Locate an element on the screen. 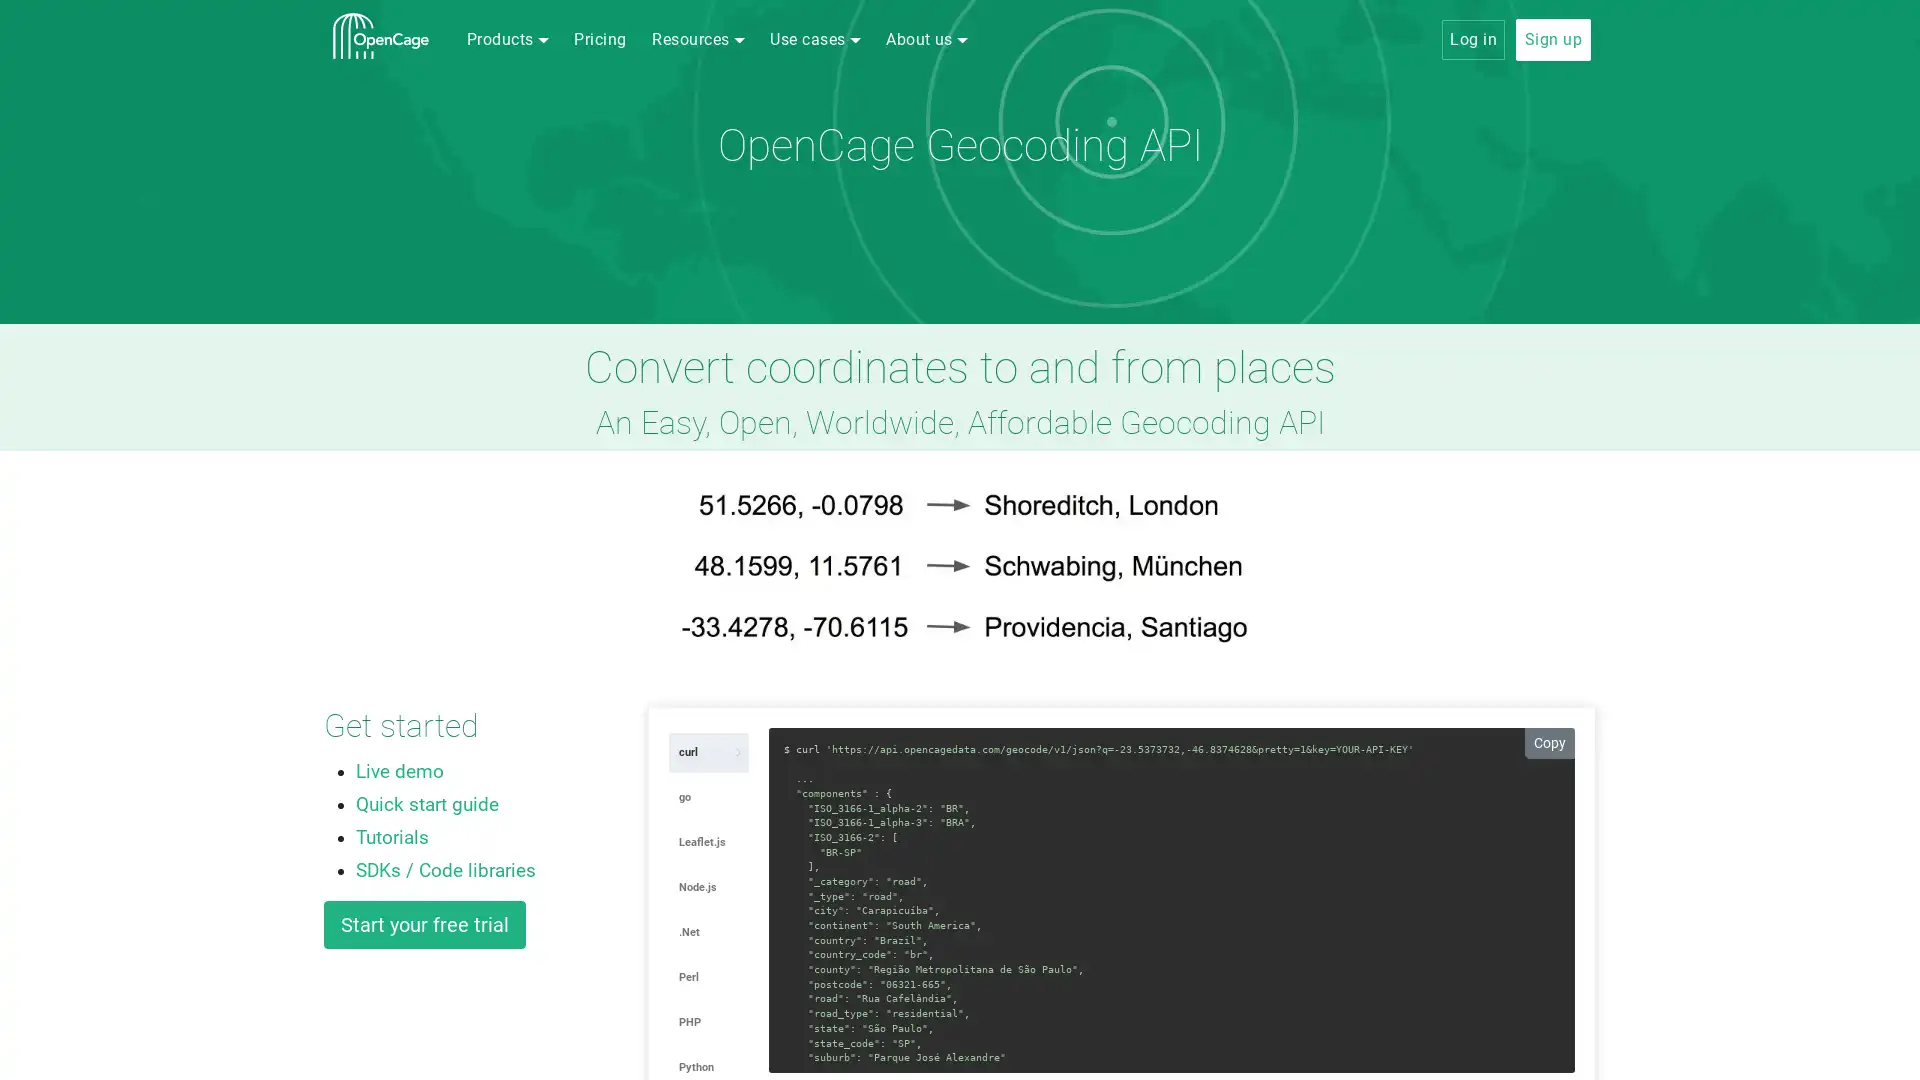 Image resolution: width=1920 pixels, height=1080 pixels. Resources is located at coordinates (697, 39).